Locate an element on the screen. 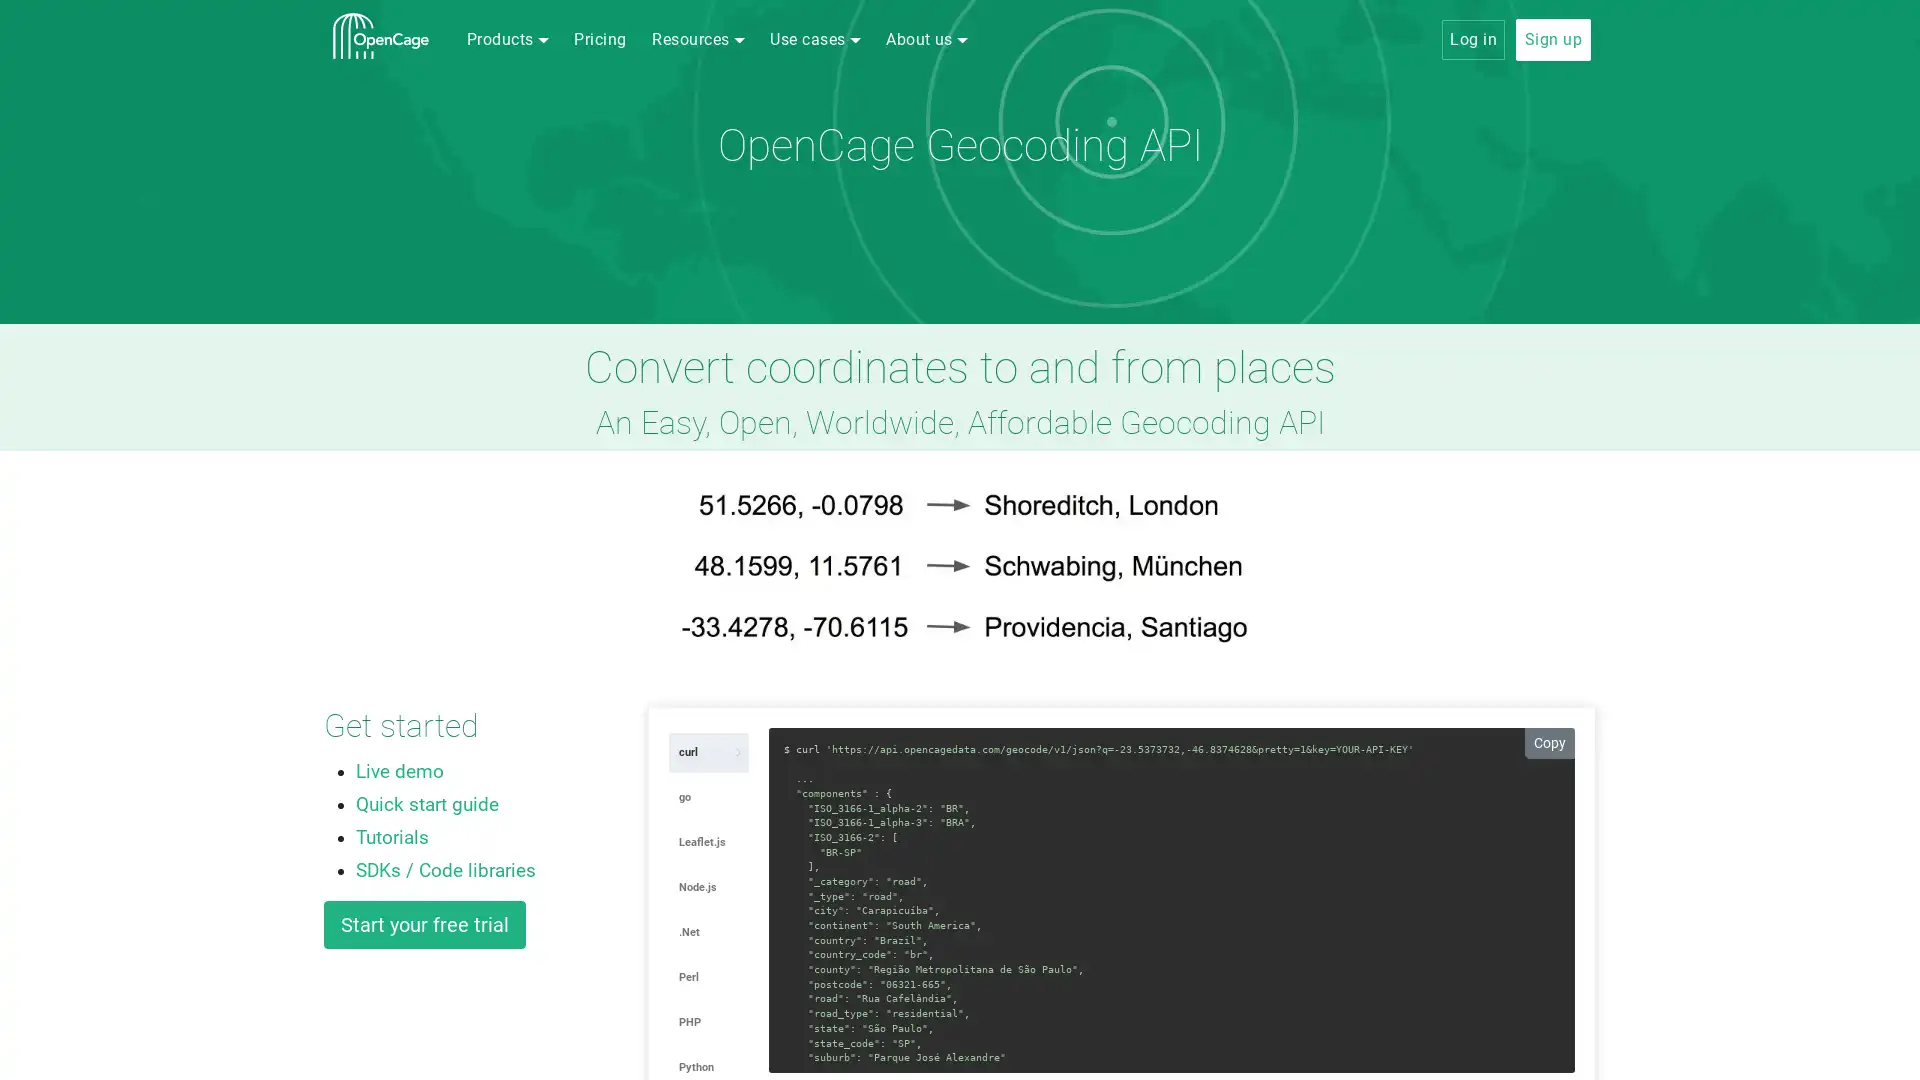 Image resolution: width=1920 pixels, height=1080 pixels. Resources is located at coordinates (697, 39).